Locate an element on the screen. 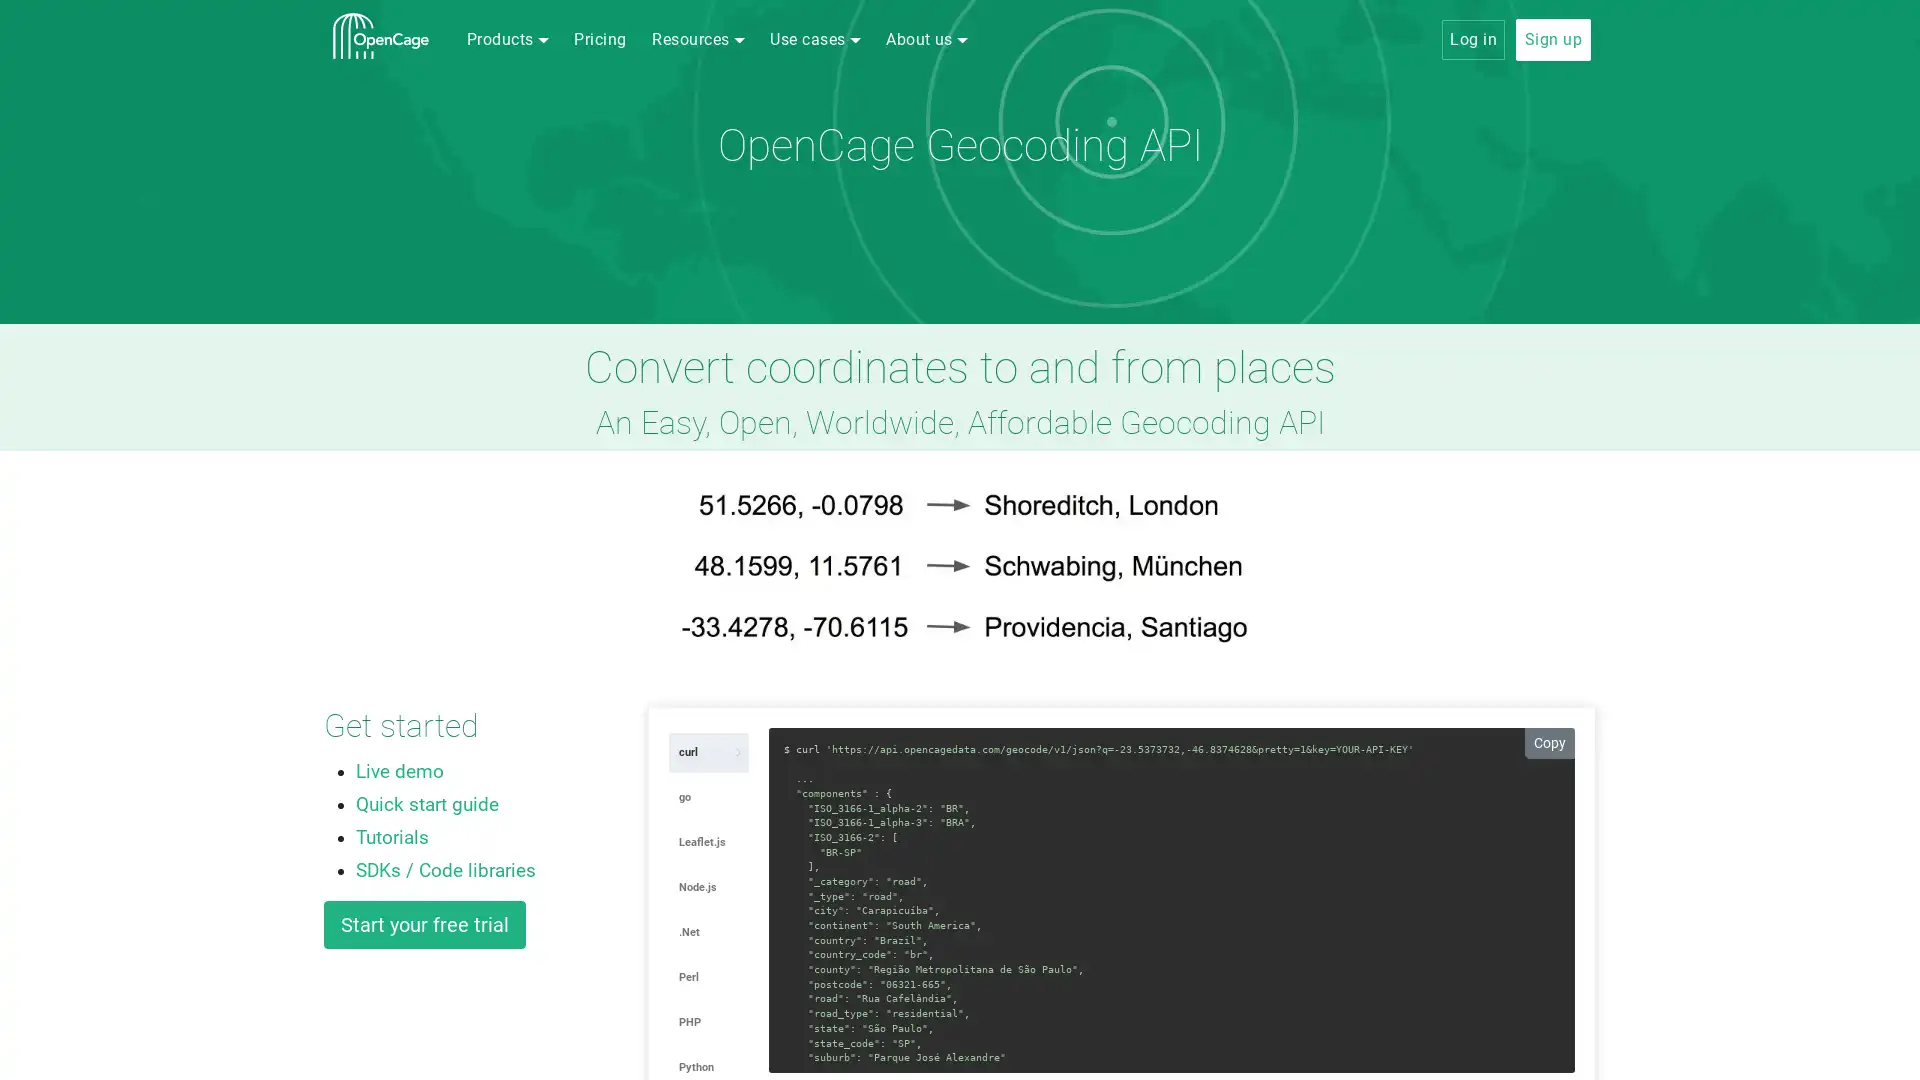 Image resolution: width=1920 pixels, height=1080 pixels. Resources is located at coordinates (697, 39).